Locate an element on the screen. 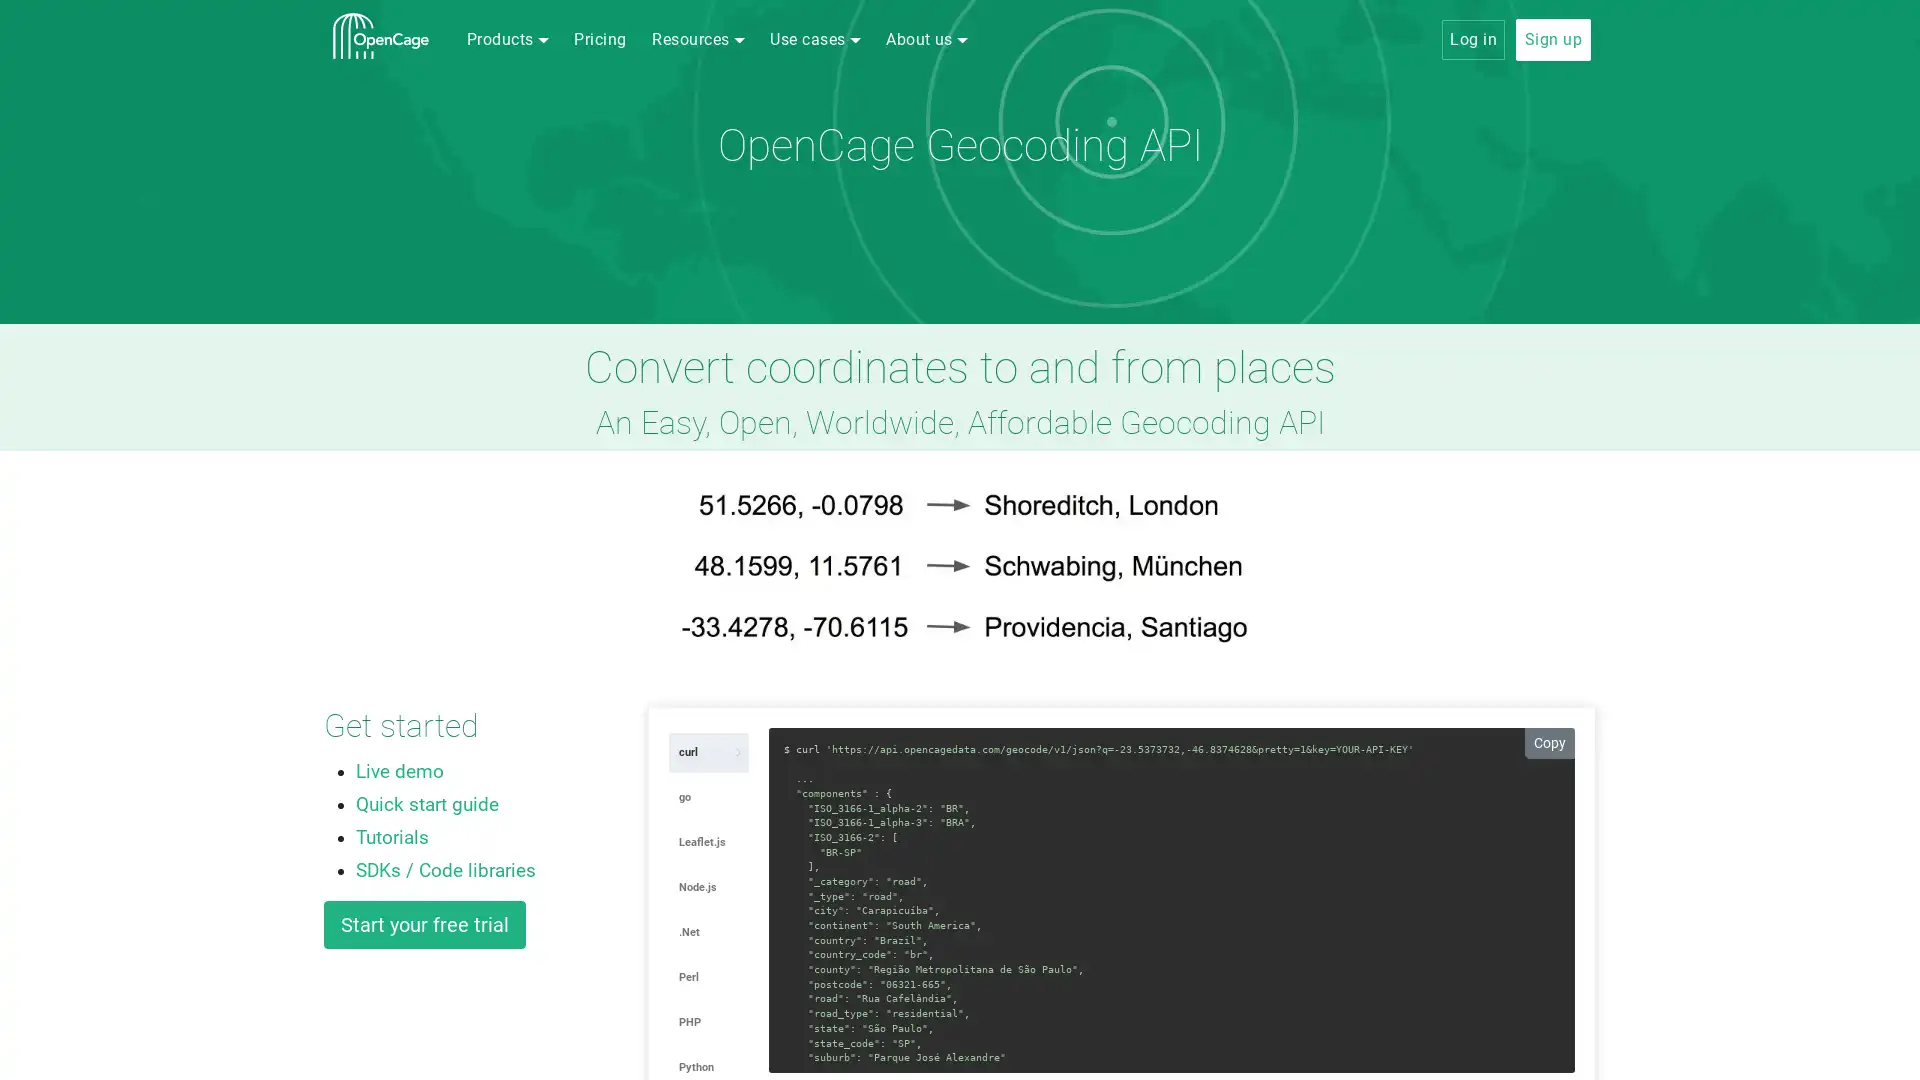 Image resolution: width=1920 pixels, height=1080 pixels. Resources is located at coordinates (697, 39).